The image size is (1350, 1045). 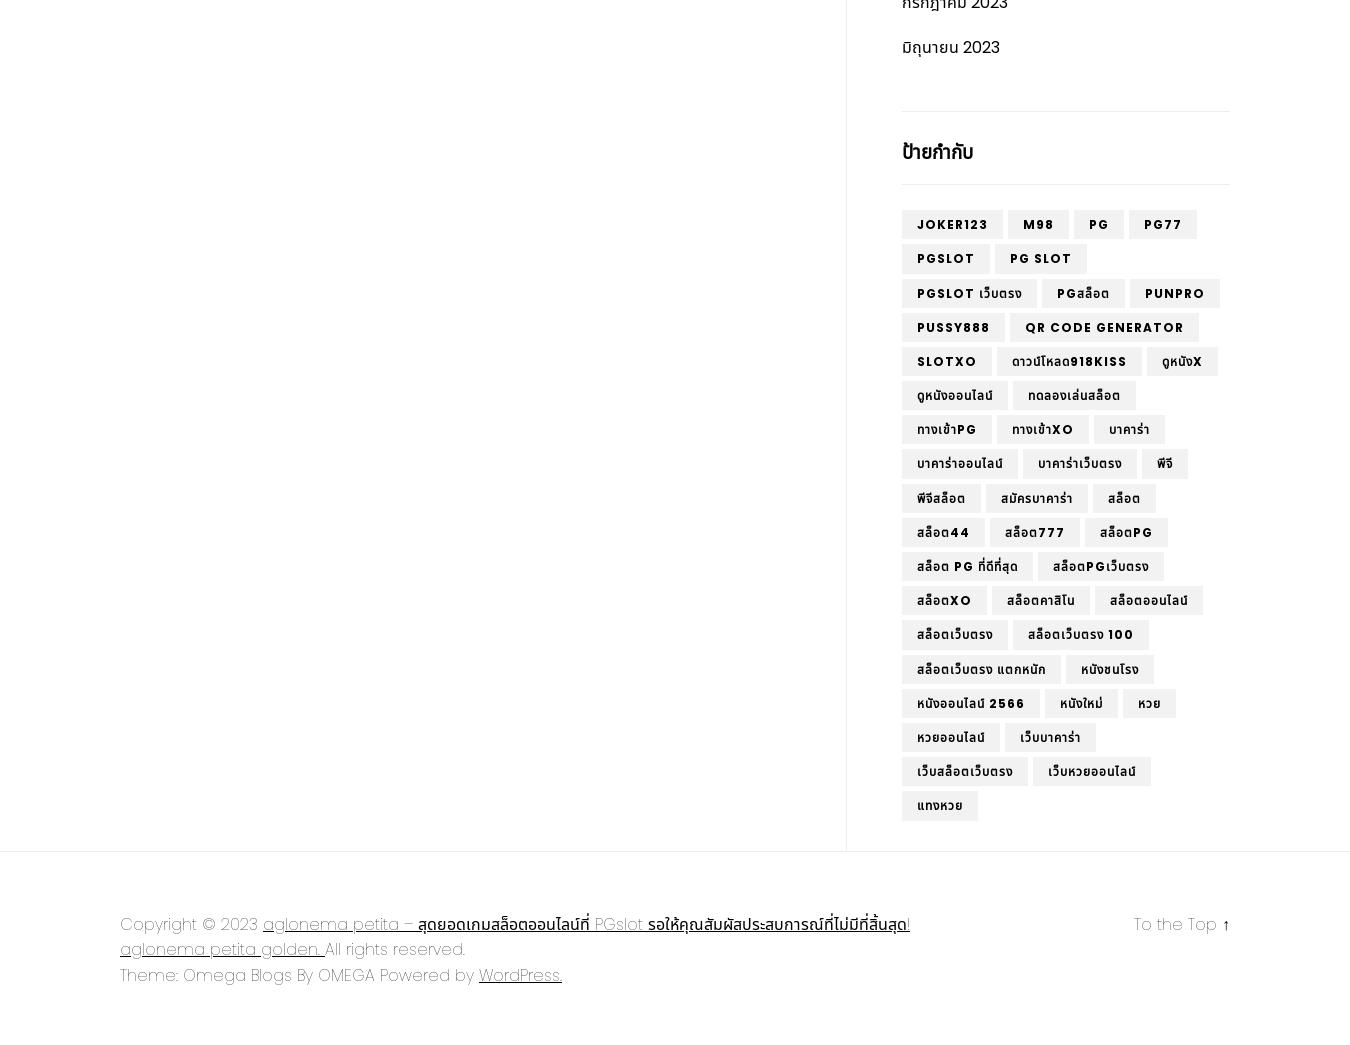 I want to click on 'PGSlot', so click(x=944, y=257).